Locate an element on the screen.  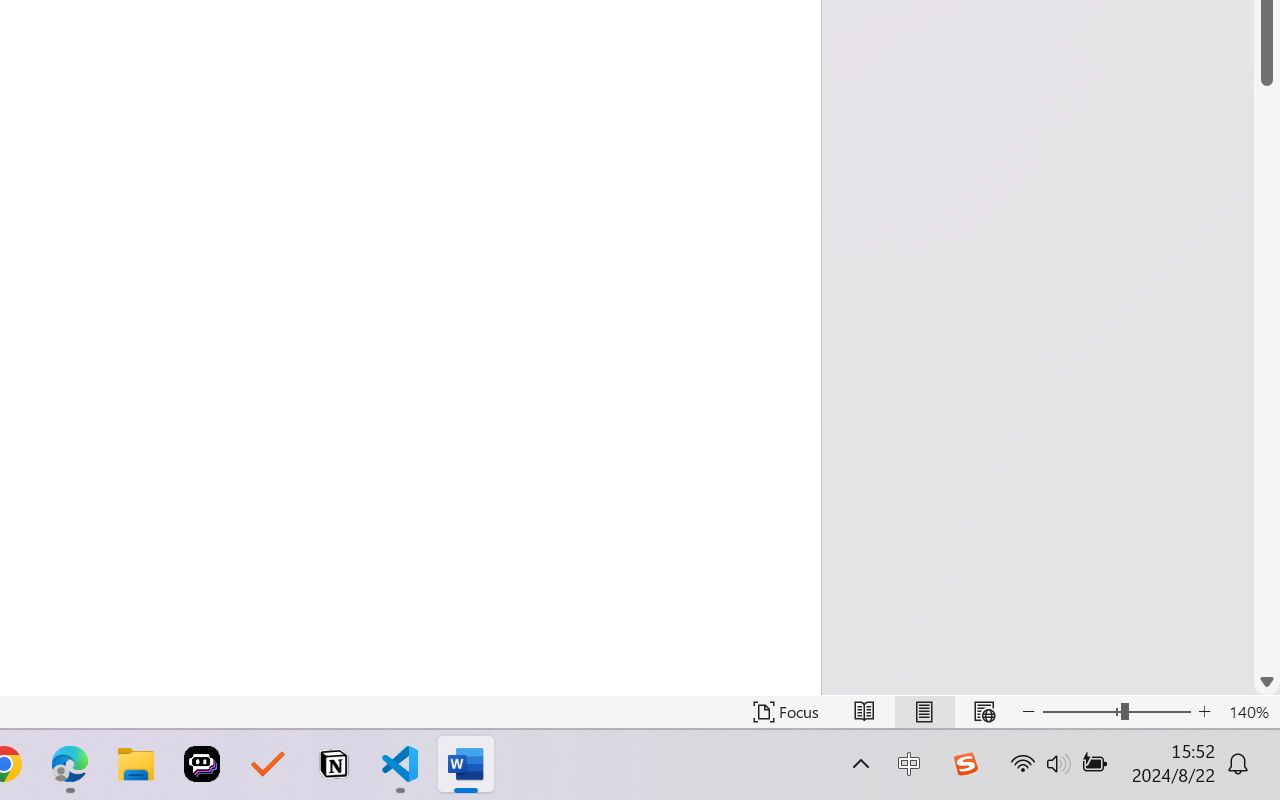
'Zoom In' is located at coordinates (1204, 711).